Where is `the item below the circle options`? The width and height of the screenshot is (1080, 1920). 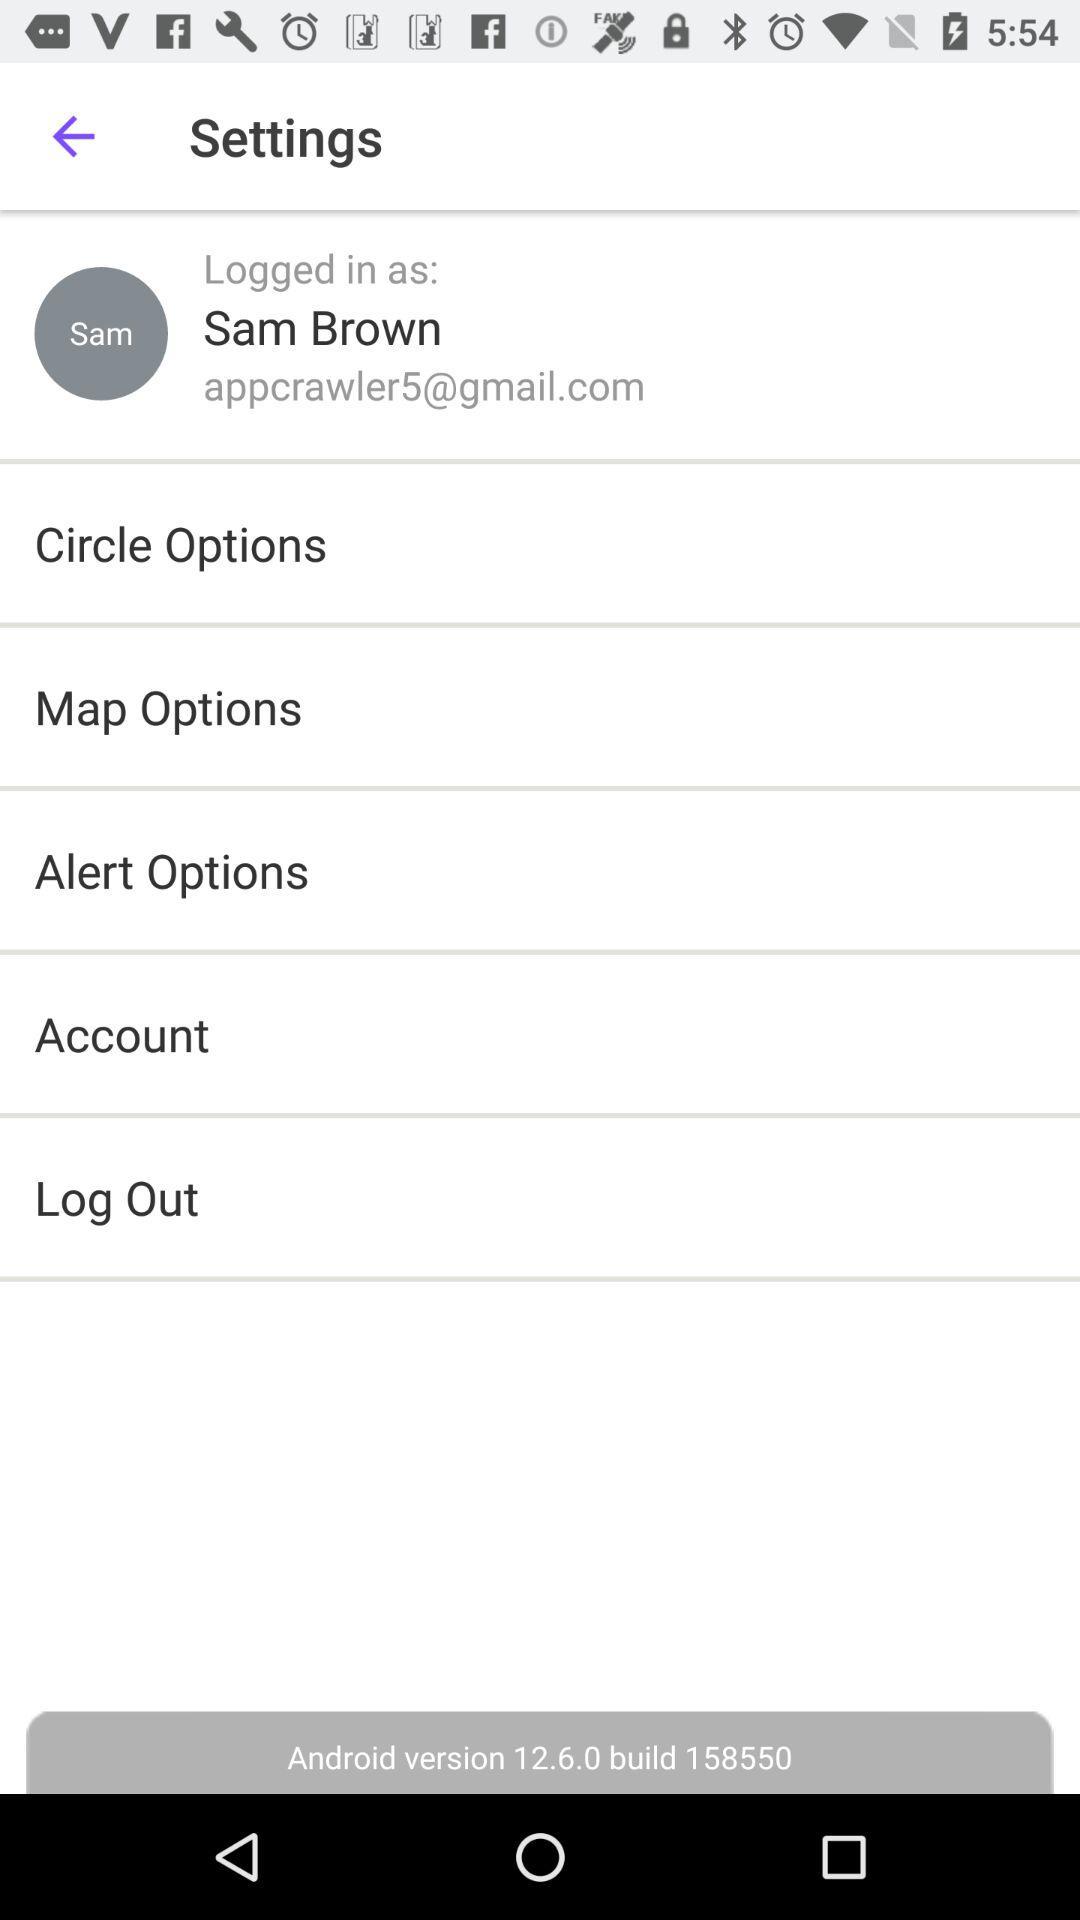 the item below the circle options is located at coordinates (167, 706).